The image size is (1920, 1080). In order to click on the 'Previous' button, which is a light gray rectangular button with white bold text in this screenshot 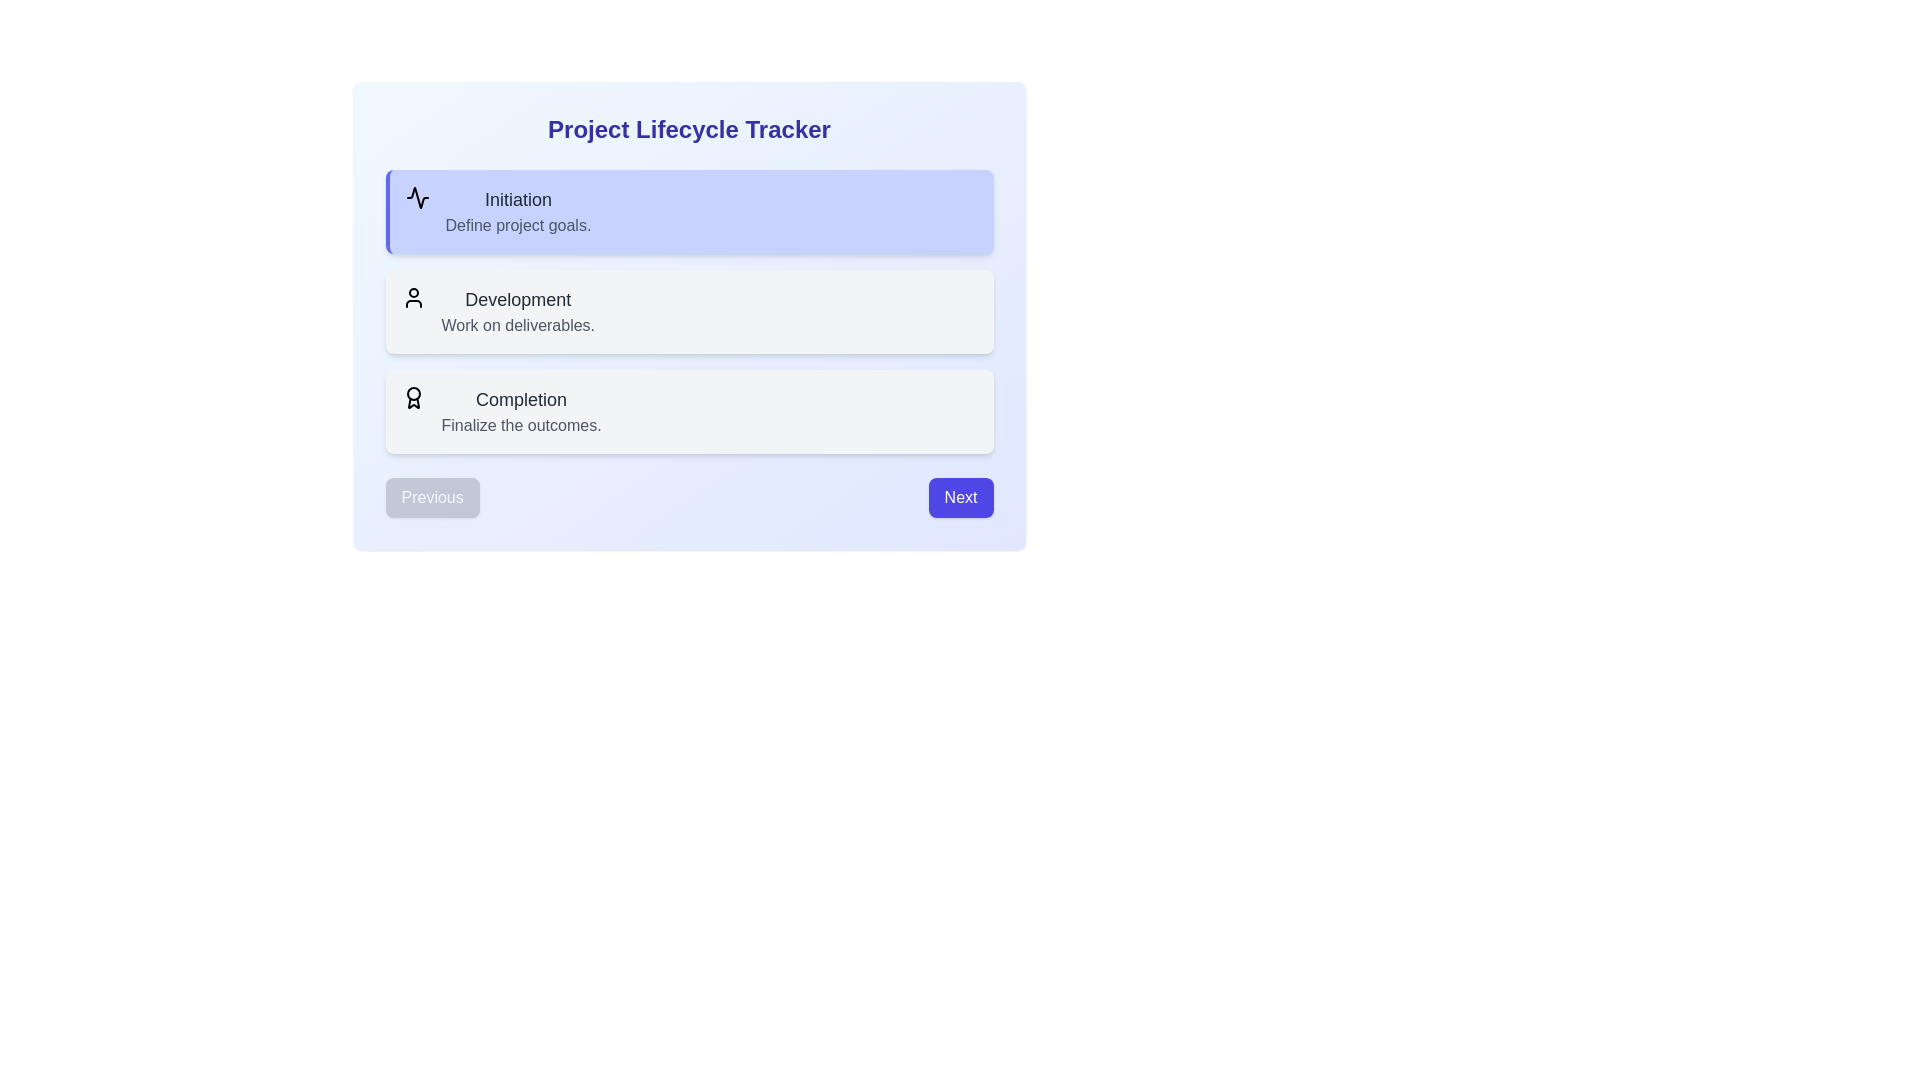, I will do `click(431, 496)`.